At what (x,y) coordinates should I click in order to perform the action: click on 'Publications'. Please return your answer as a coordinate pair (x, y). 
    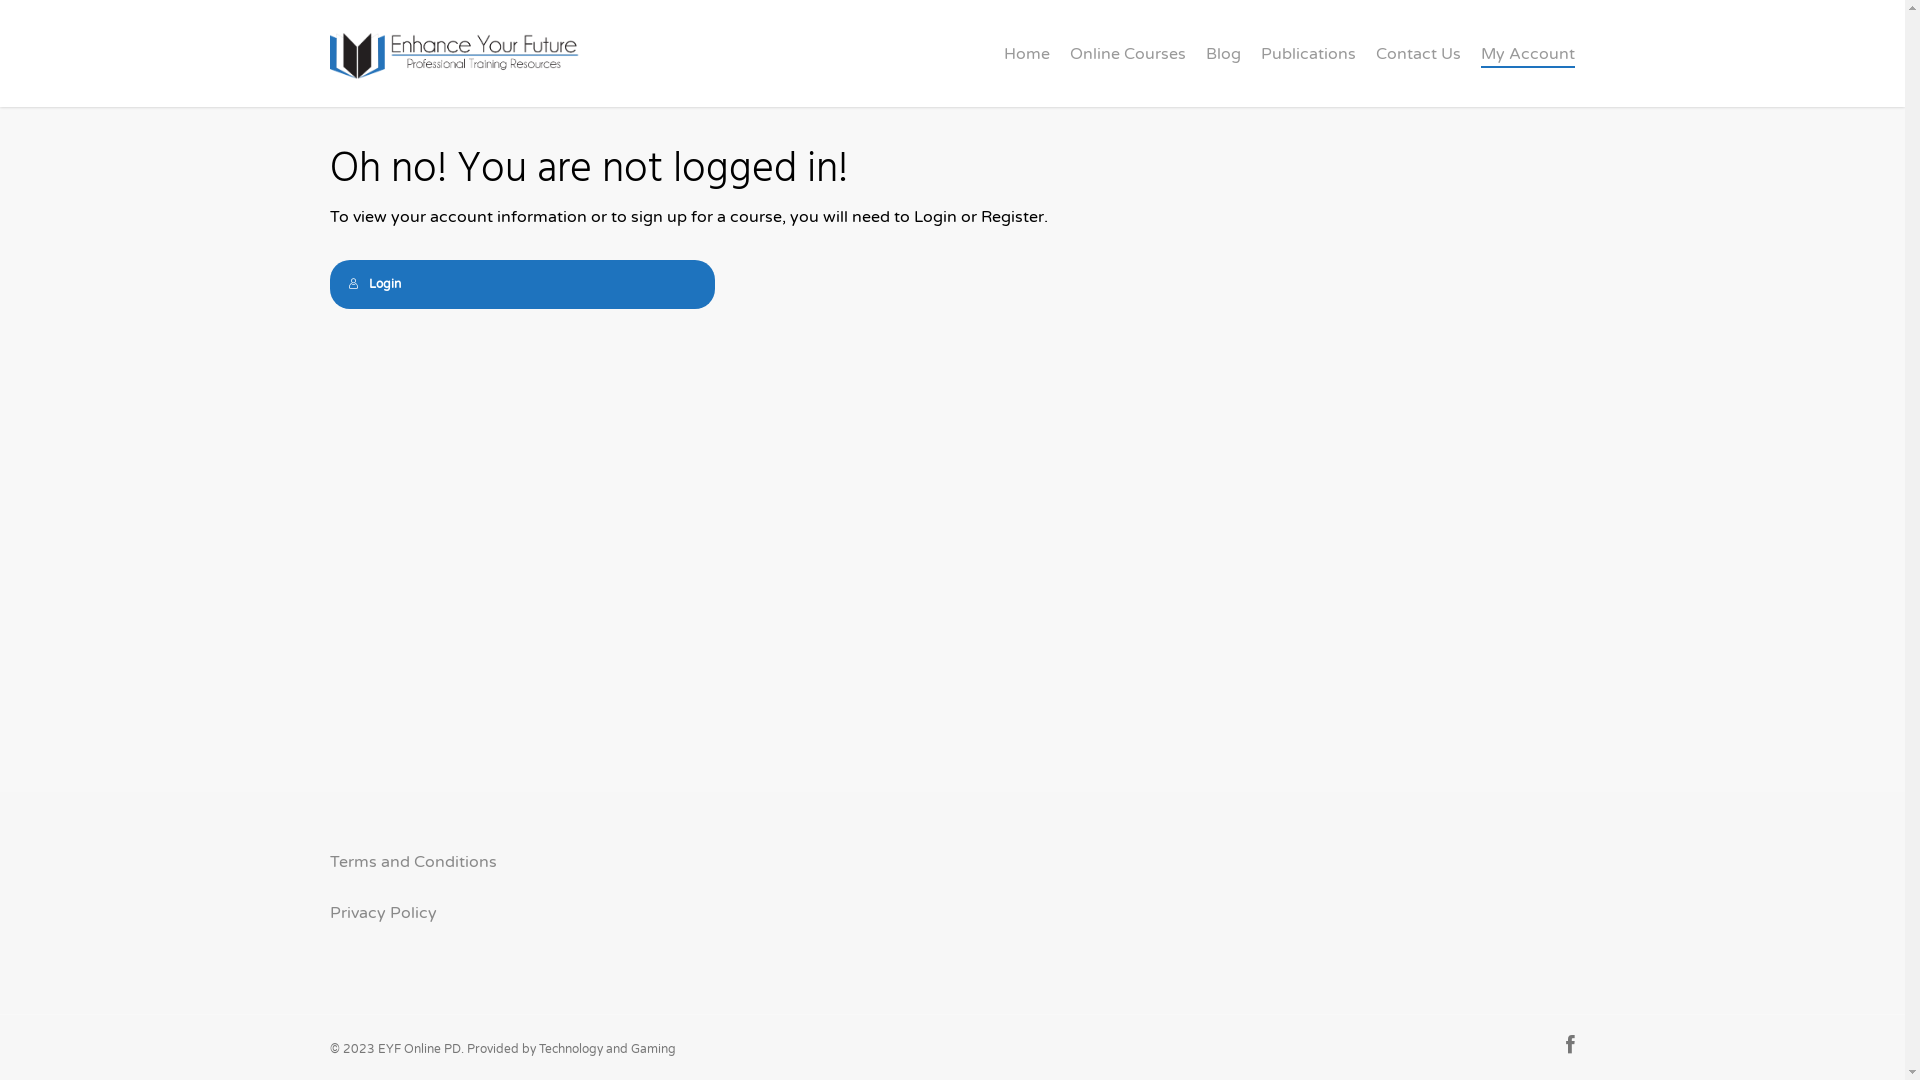
    Looking at the image, I should click on (1308, 53).